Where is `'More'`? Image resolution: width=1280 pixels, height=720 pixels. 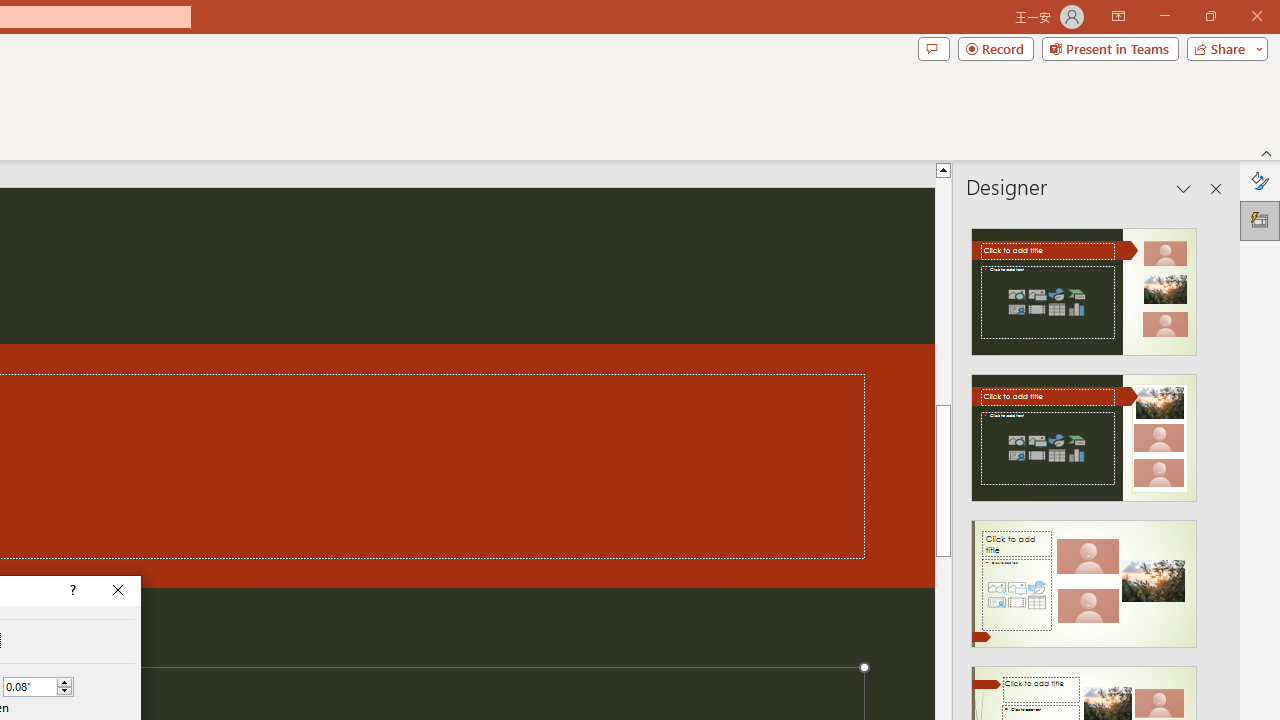 'More' is located at coordinates (64, 681).